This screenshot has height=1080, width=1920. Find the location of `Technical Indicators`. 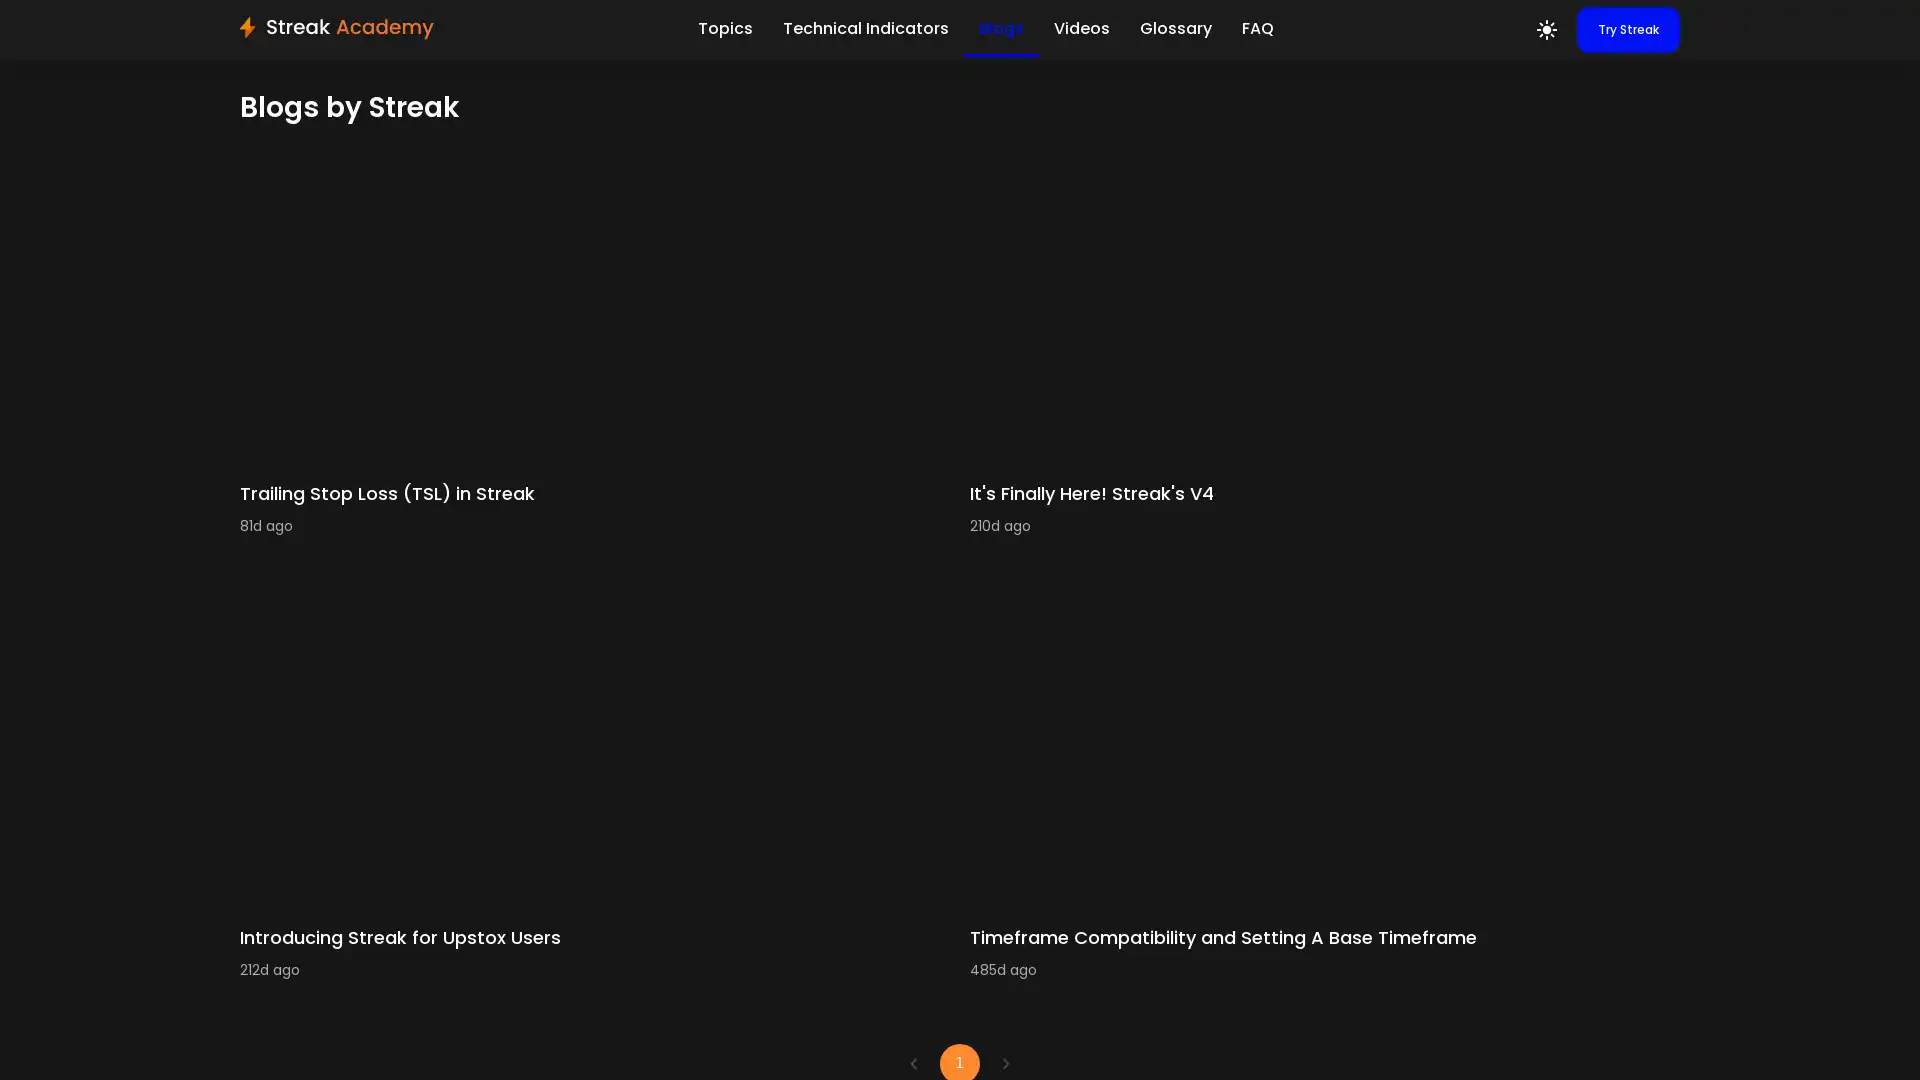

Technical Indicators is located at coordinates (864, 27).